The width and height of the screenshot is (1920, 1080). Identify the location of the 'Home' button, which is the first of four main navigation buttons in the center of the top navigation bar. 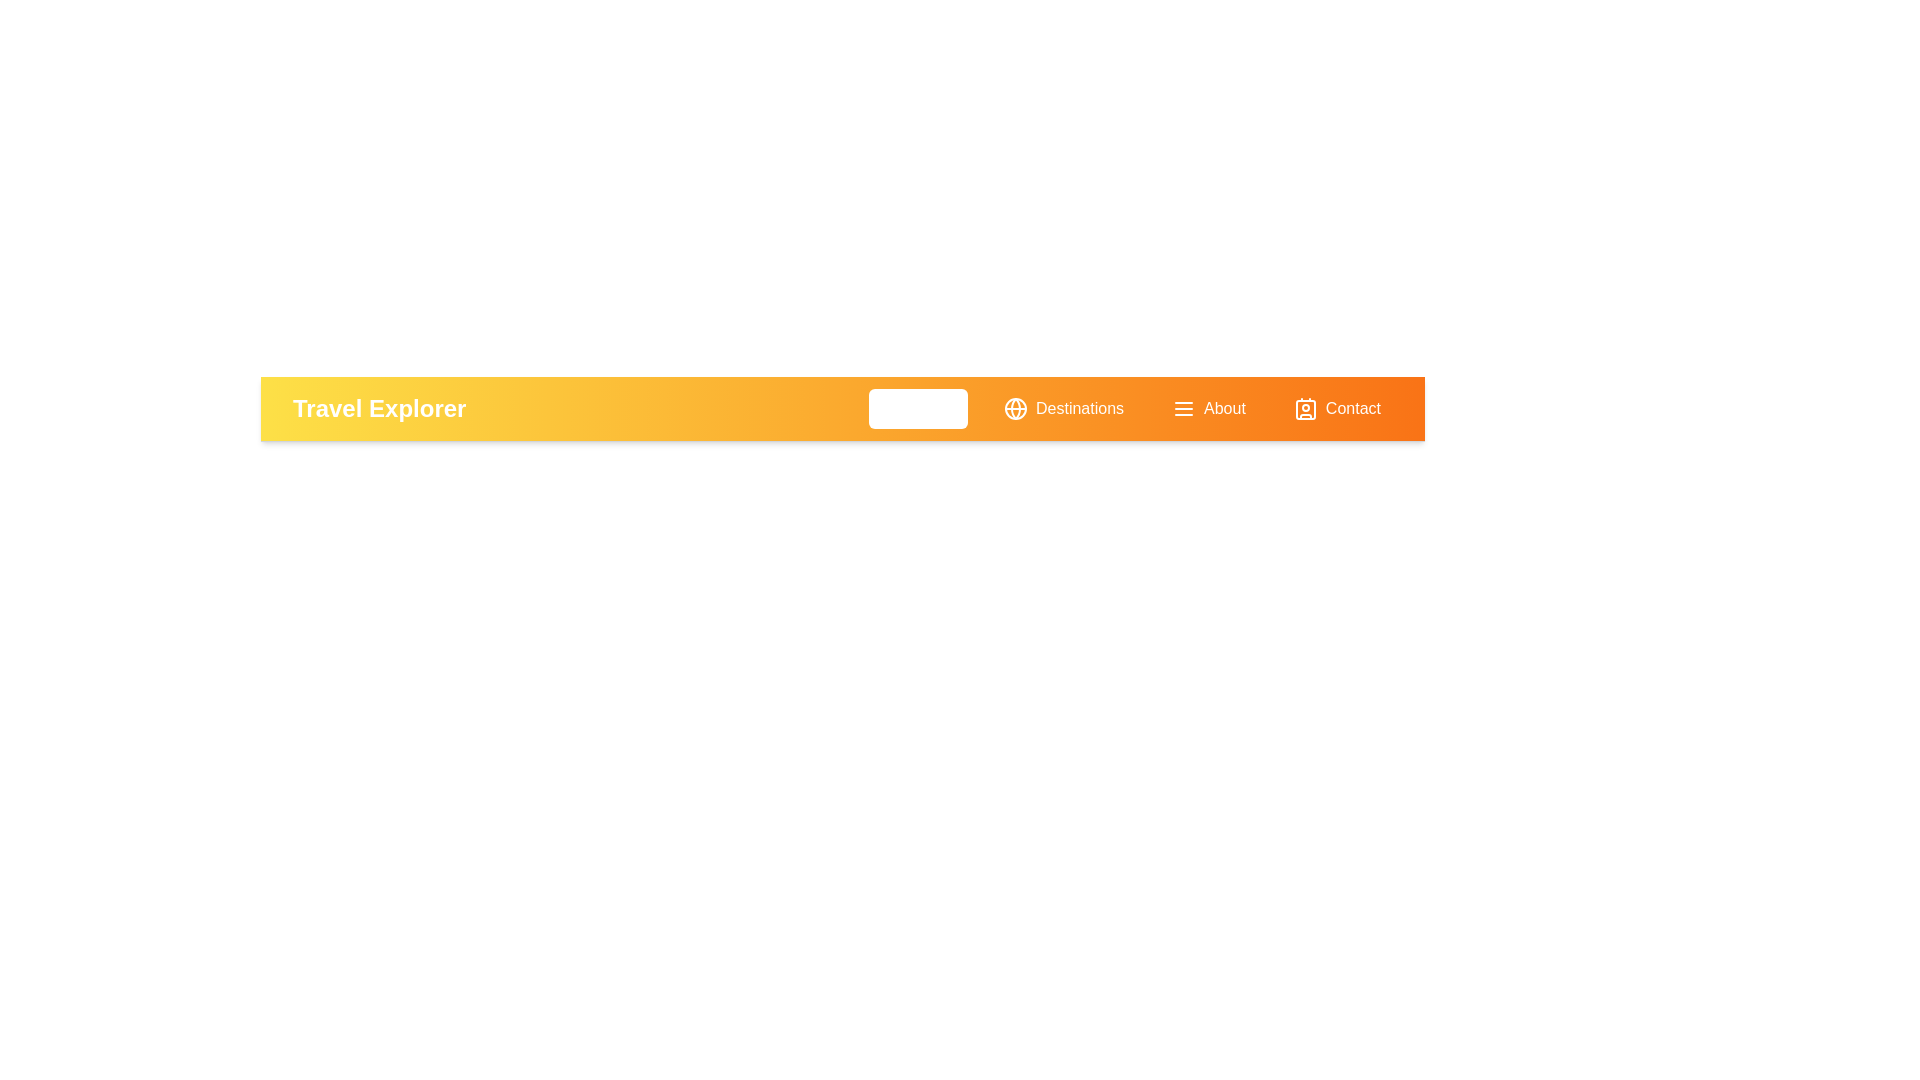
(917, 407).